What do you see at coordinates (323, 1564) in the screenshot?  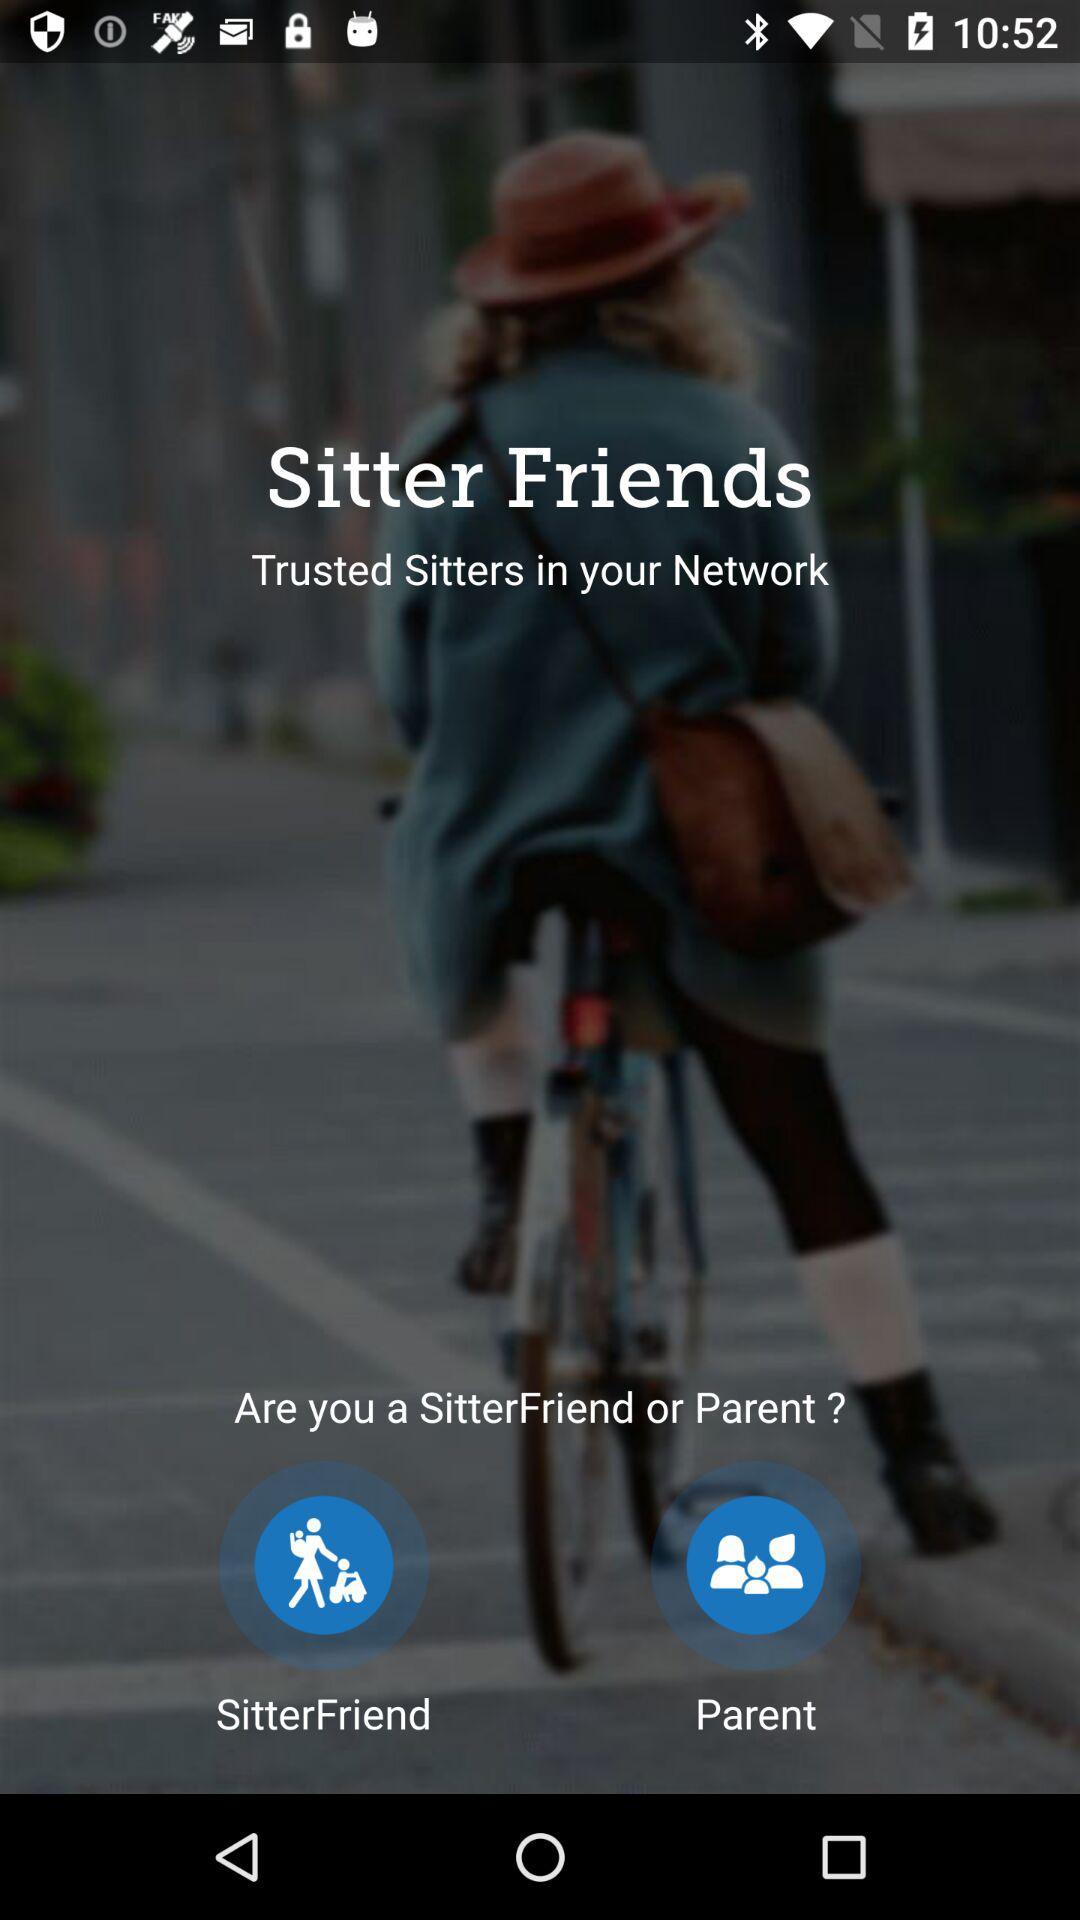 I see `advertisement` at bounding box center [323, 1564].